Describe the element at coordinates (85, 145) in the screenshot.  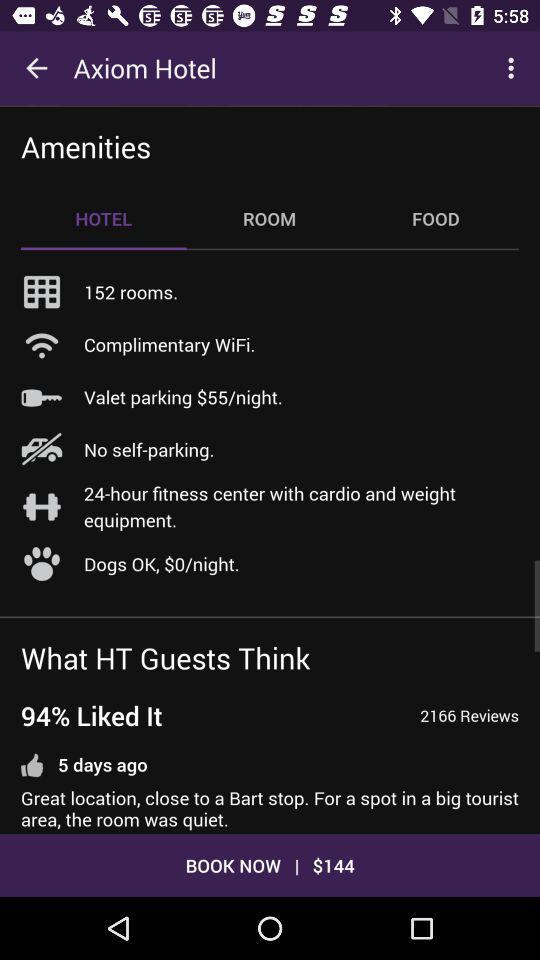
I see `amenities icon` at that location.